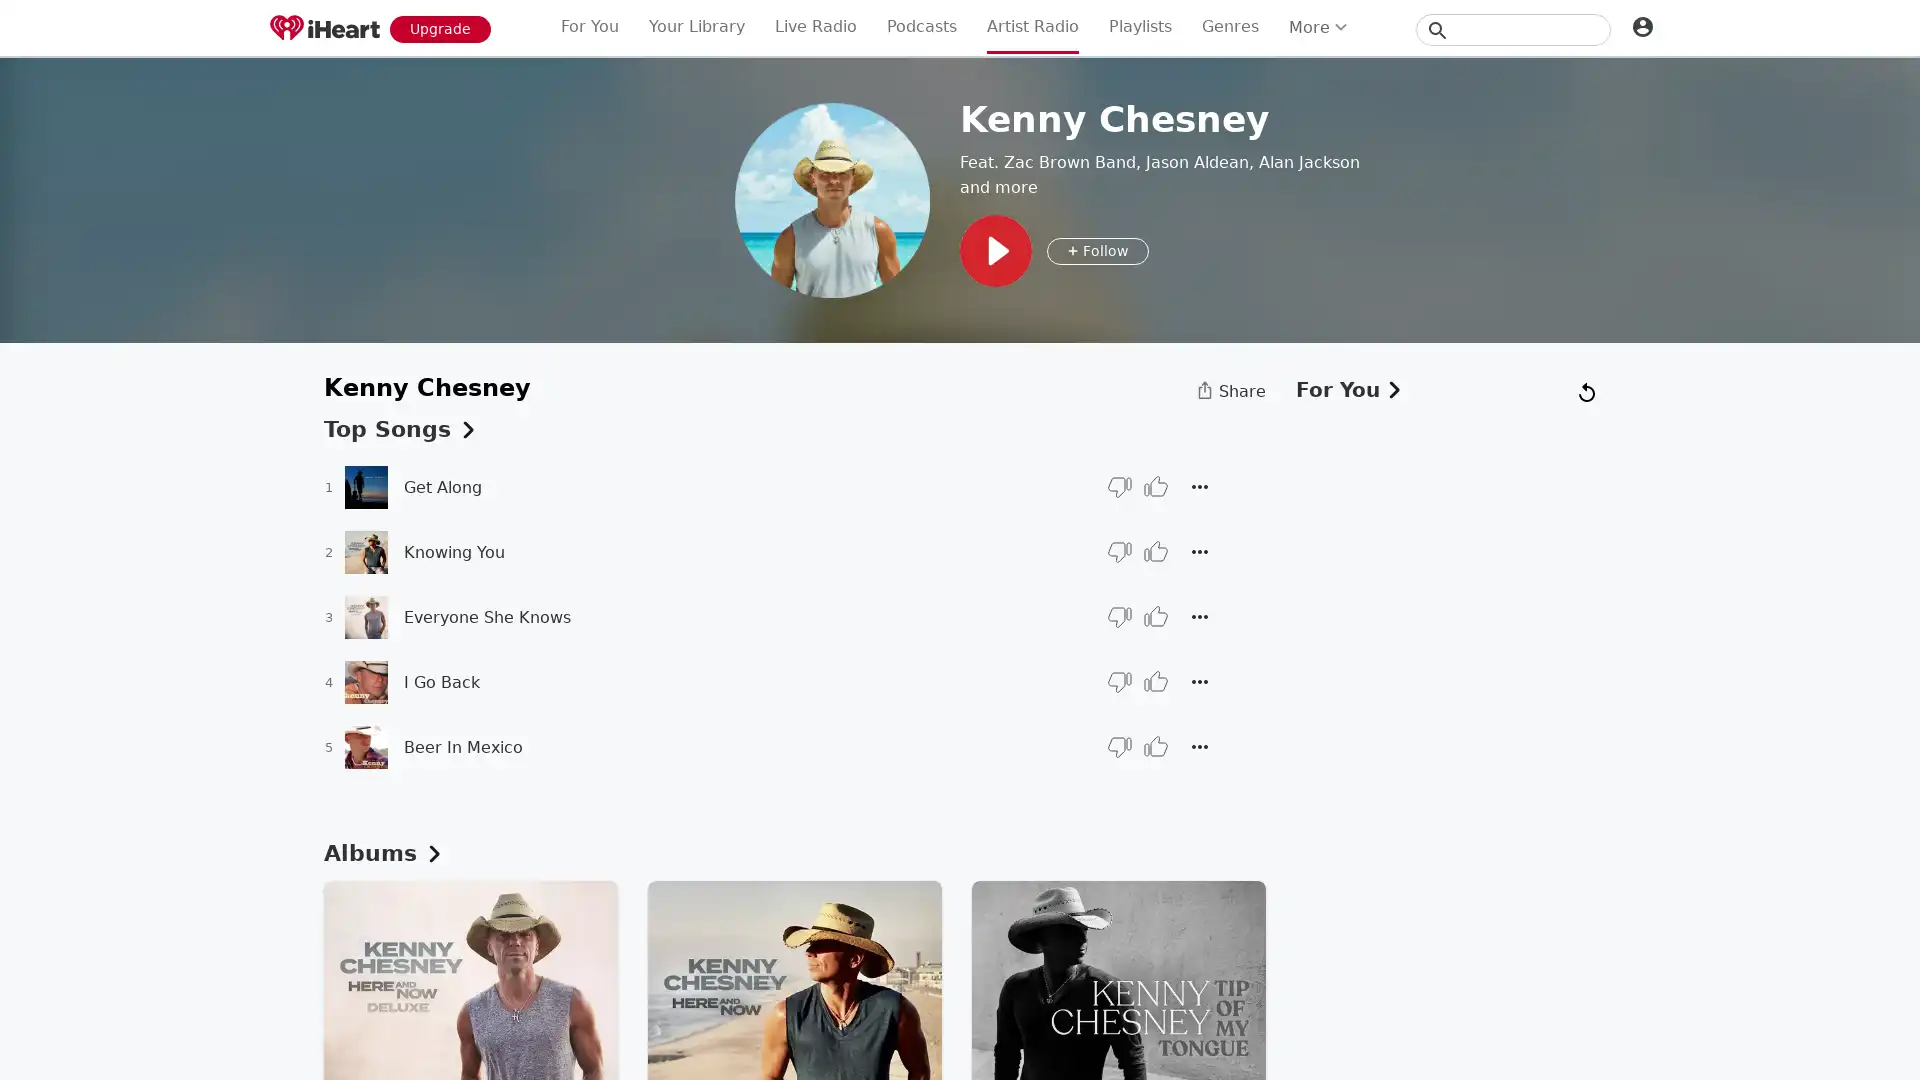  I want to click on Play, so click(365, 680).